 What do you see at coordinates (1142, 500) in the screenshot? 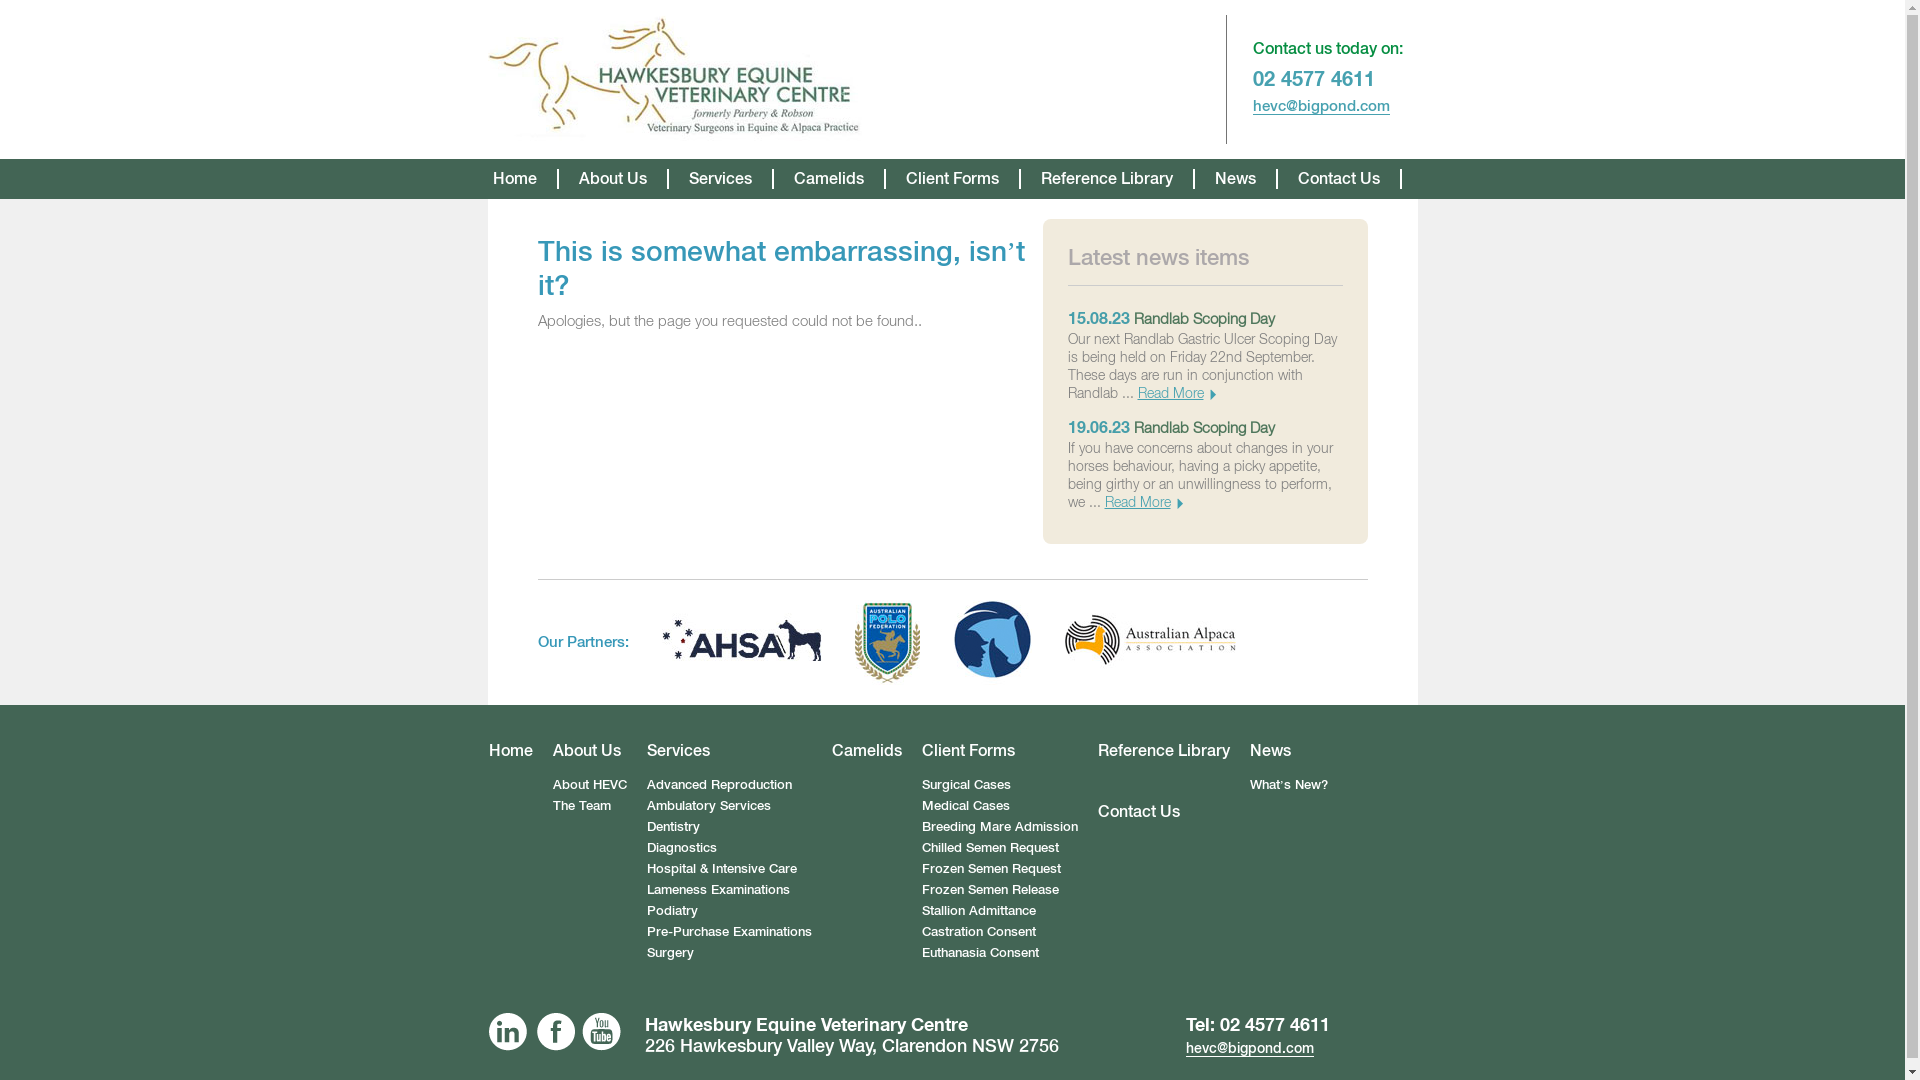
I see `'Read More'` at bounding box center [1142, 500].